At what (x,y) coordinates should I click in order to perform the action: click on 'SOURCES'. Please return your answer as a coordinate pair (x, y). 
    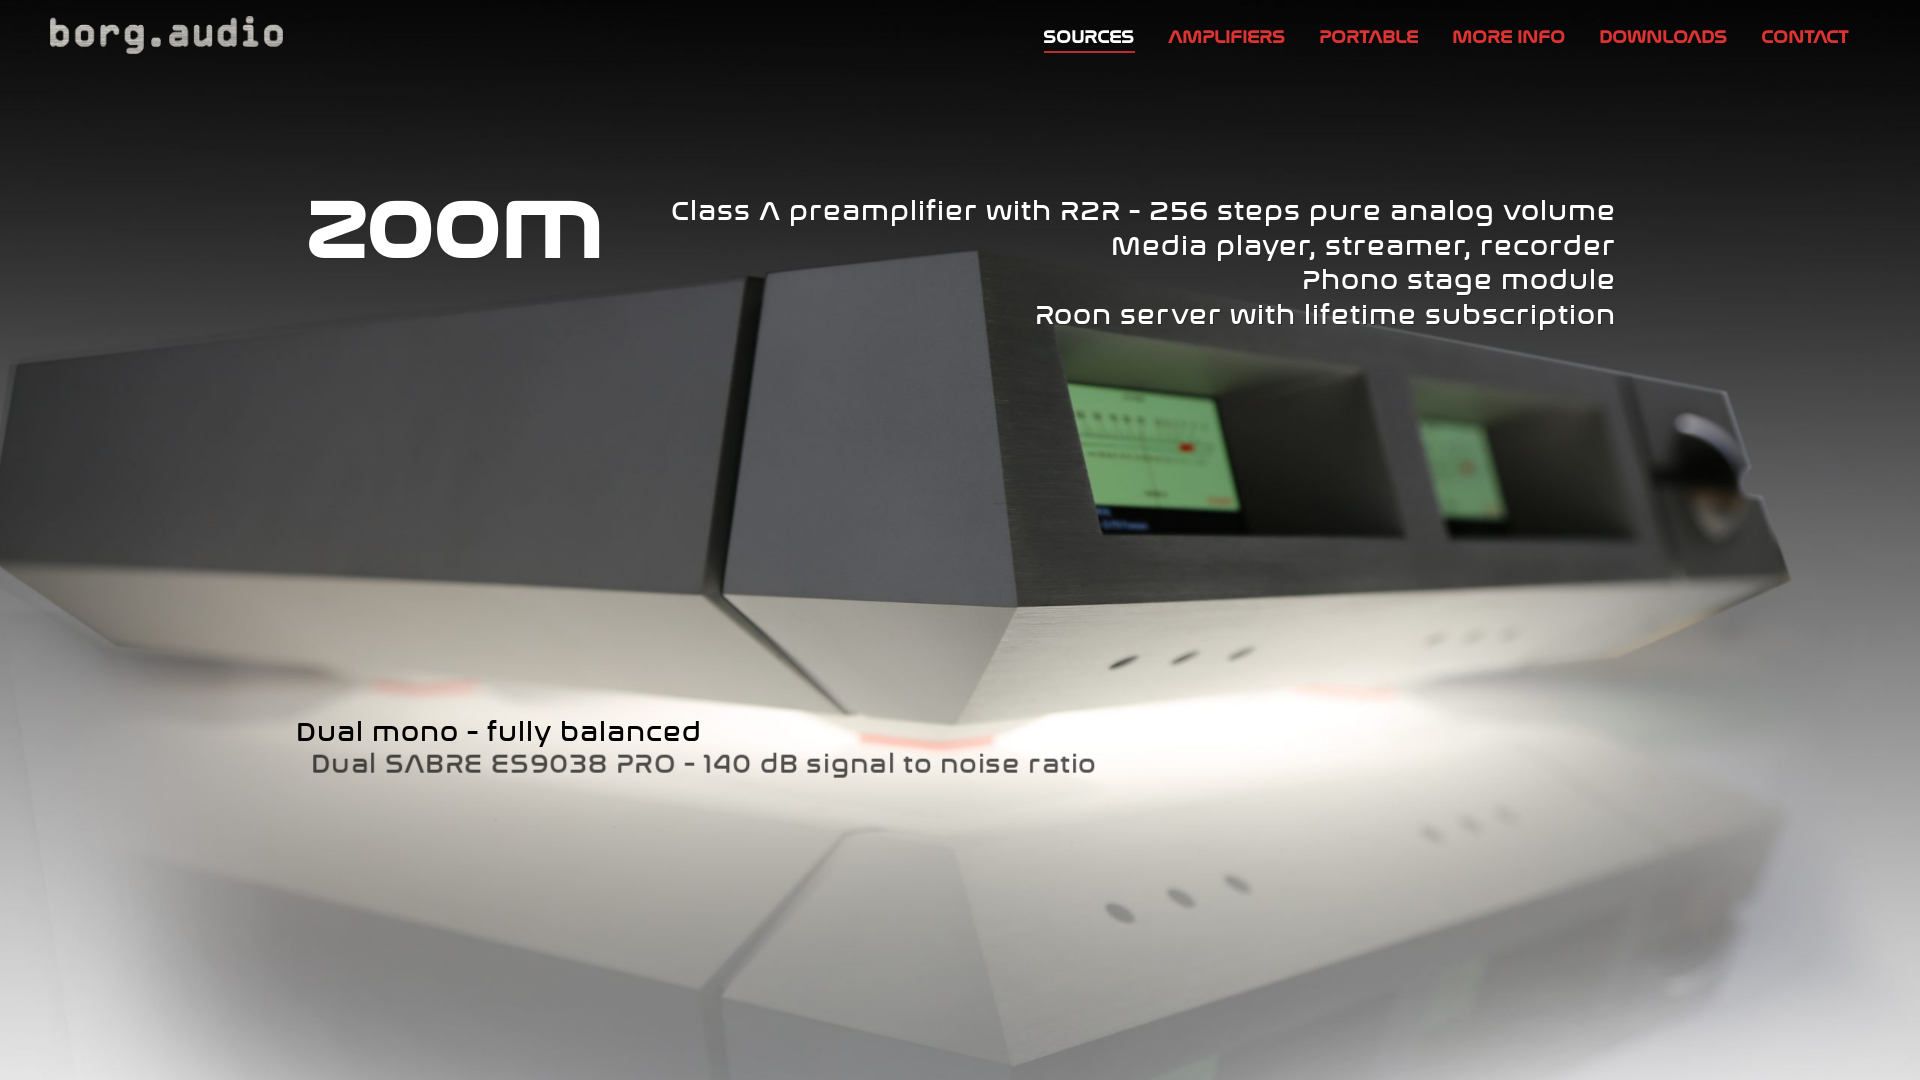
    Looking at the image, I should click on (1087, 34).